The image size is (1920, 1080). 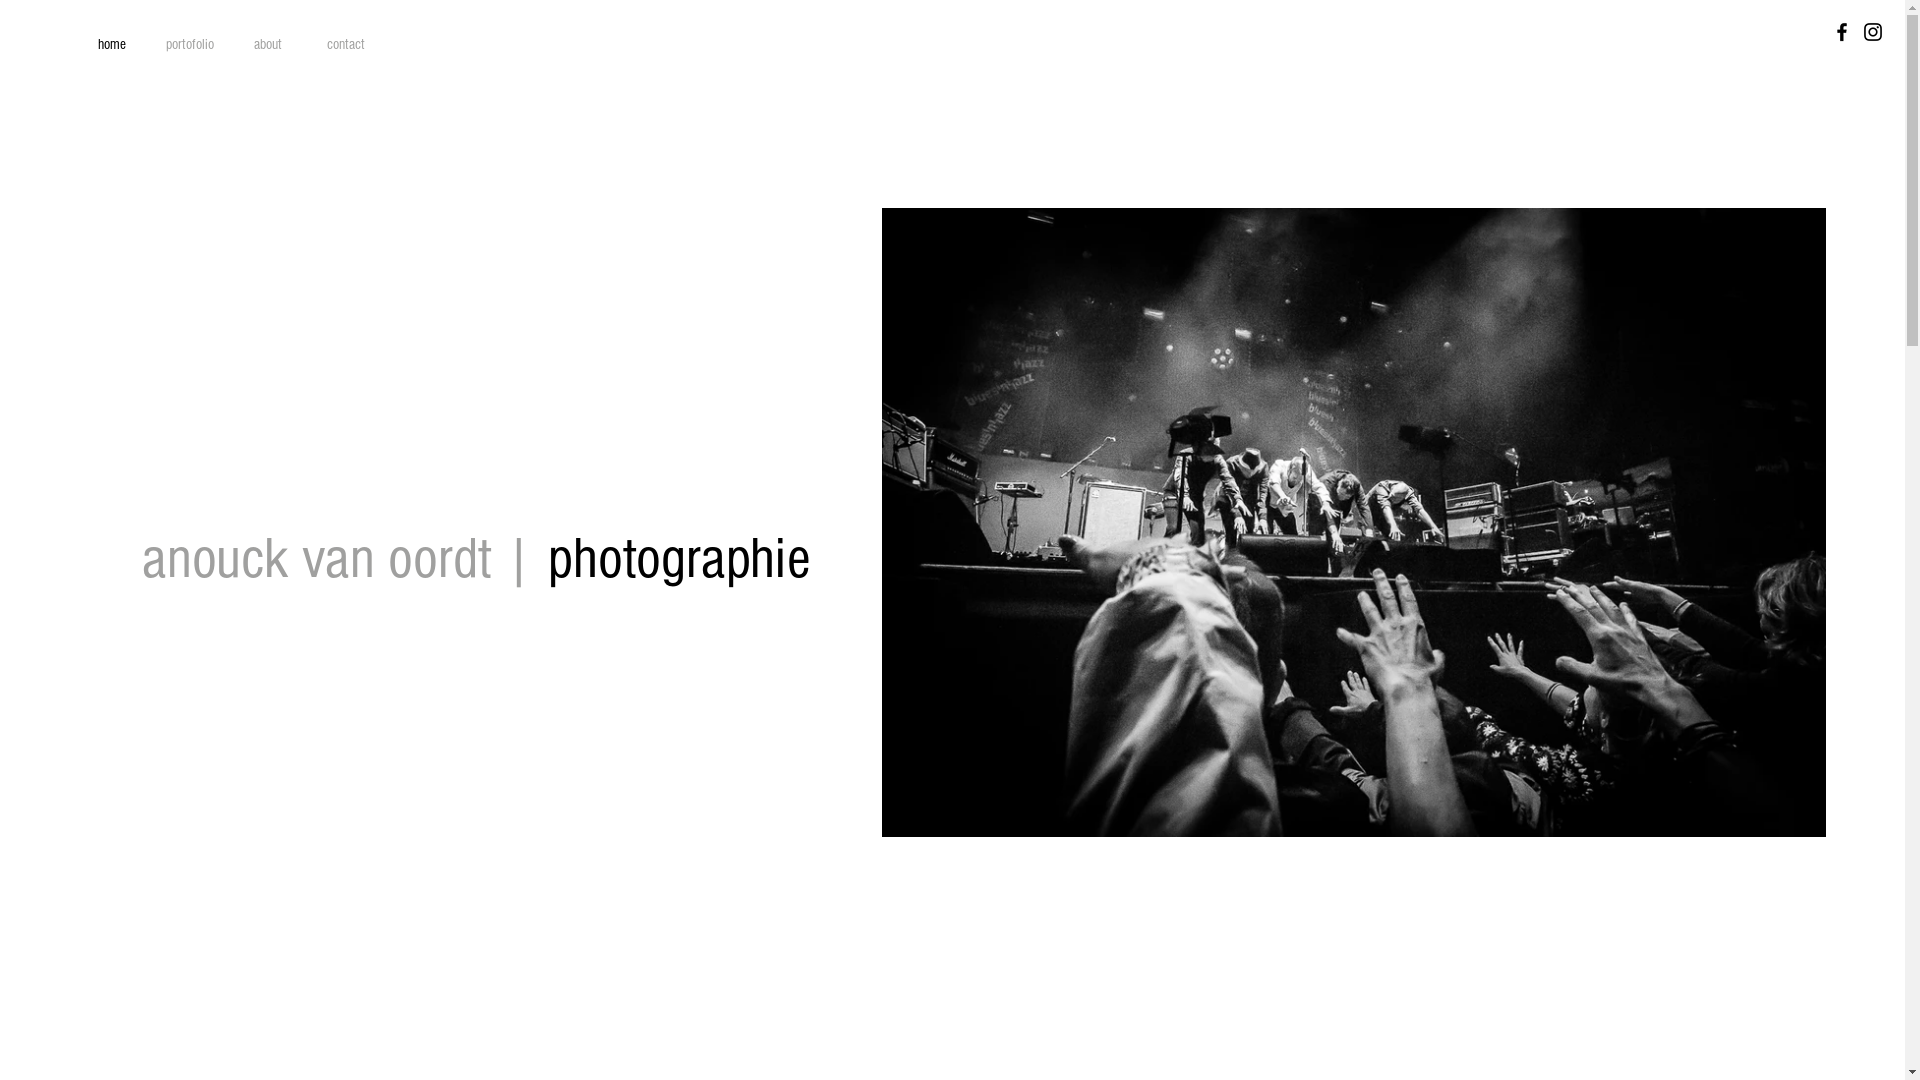 What do you see at coordinates (345, 45) in the screenshot?
I see `'contact'` at bounding box center [345, 45].